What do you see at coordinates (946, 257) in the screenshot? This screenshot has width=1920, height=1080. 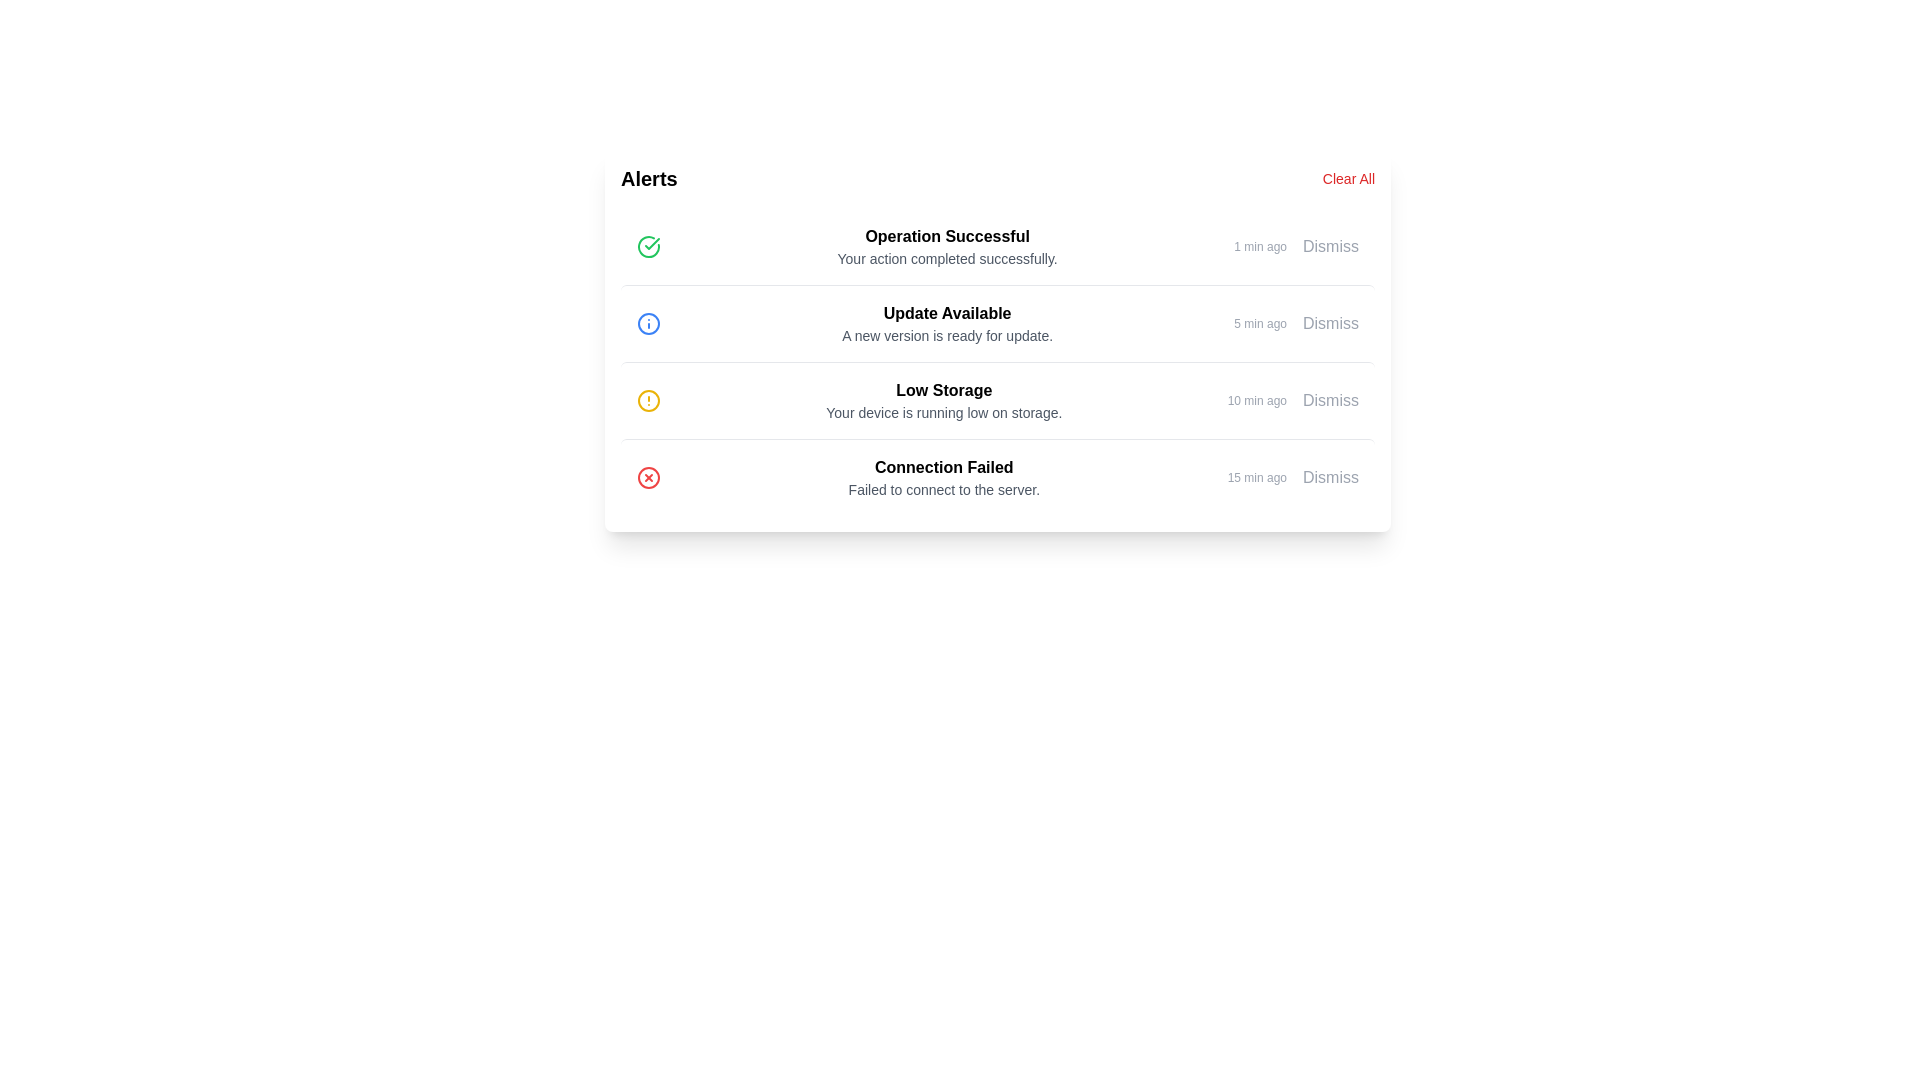 I see `displayed text 'Your action completed successfully.' from the text component located beneath the title 'Operation Successful' in the notification box` at bounding box center [946, 257].